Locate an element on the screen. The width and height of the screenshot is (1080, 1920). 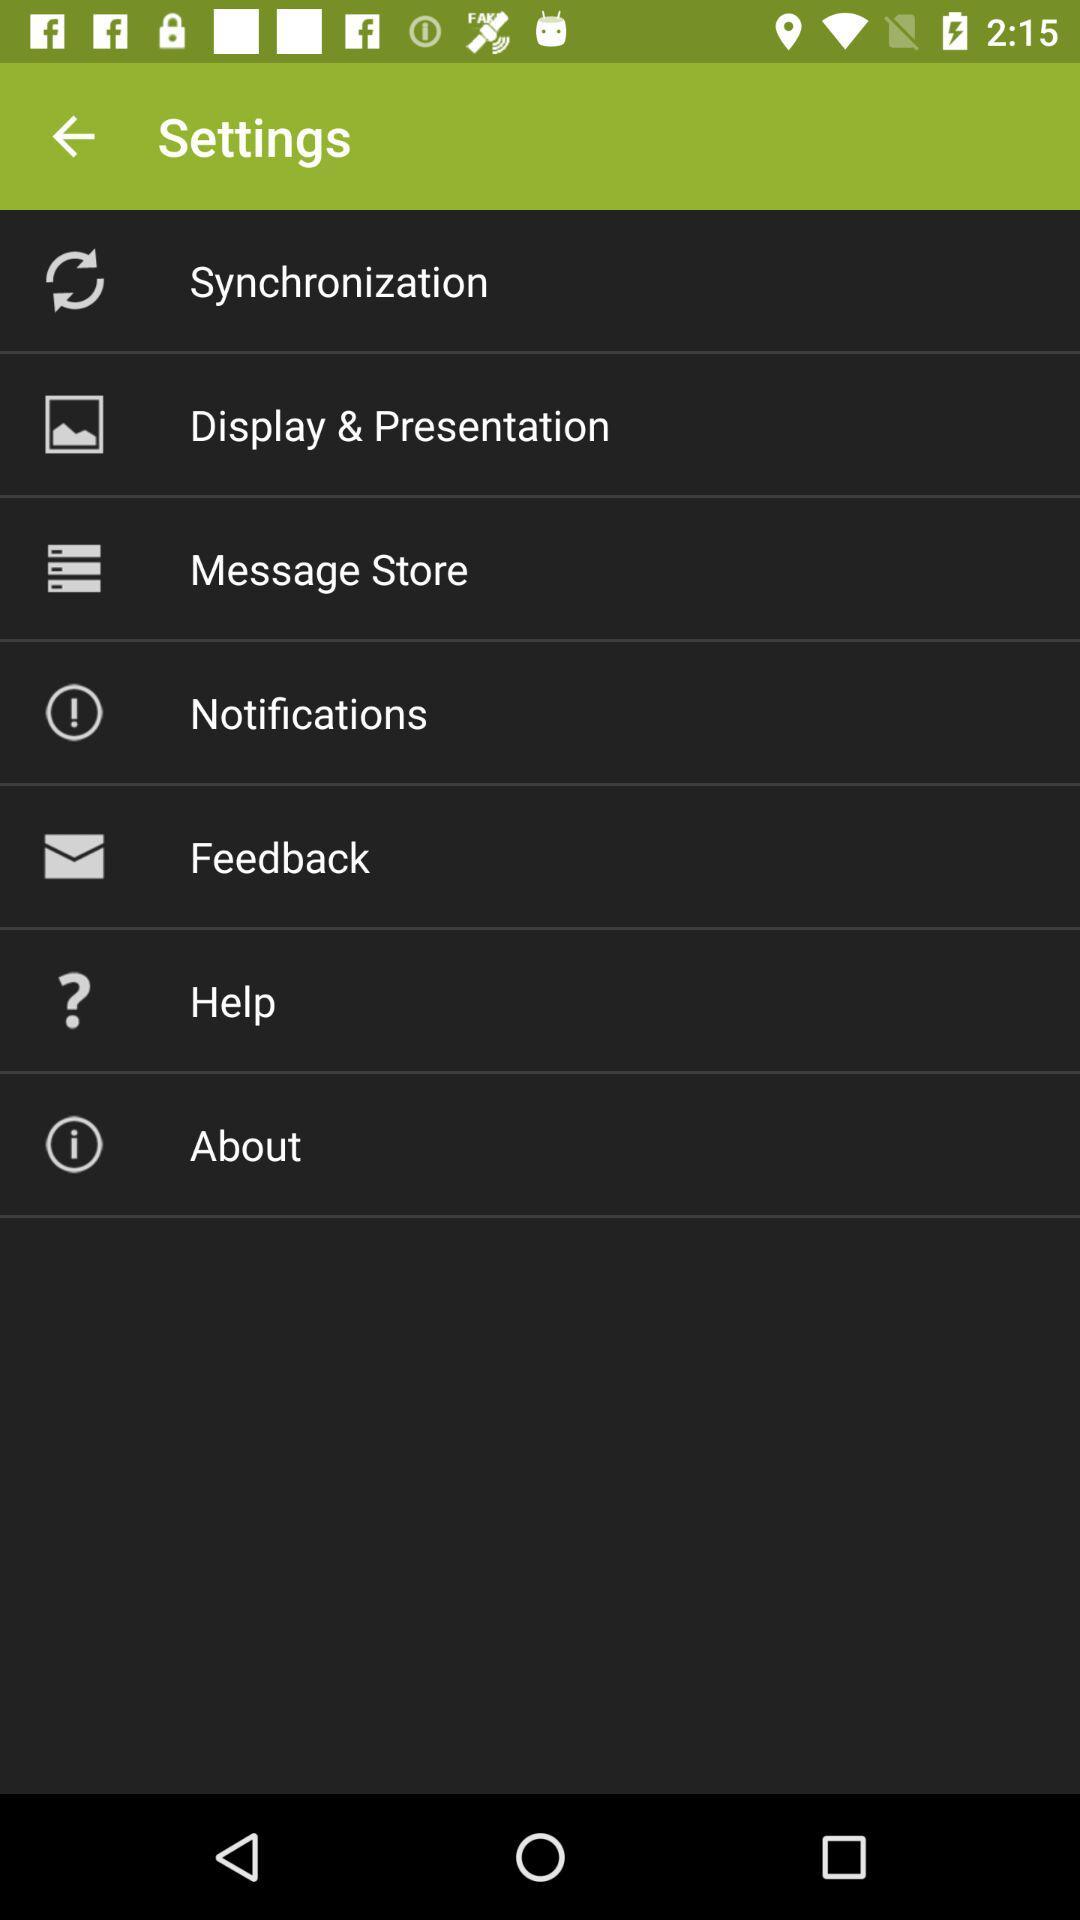
feedback item is located at coordinates (279, 856).